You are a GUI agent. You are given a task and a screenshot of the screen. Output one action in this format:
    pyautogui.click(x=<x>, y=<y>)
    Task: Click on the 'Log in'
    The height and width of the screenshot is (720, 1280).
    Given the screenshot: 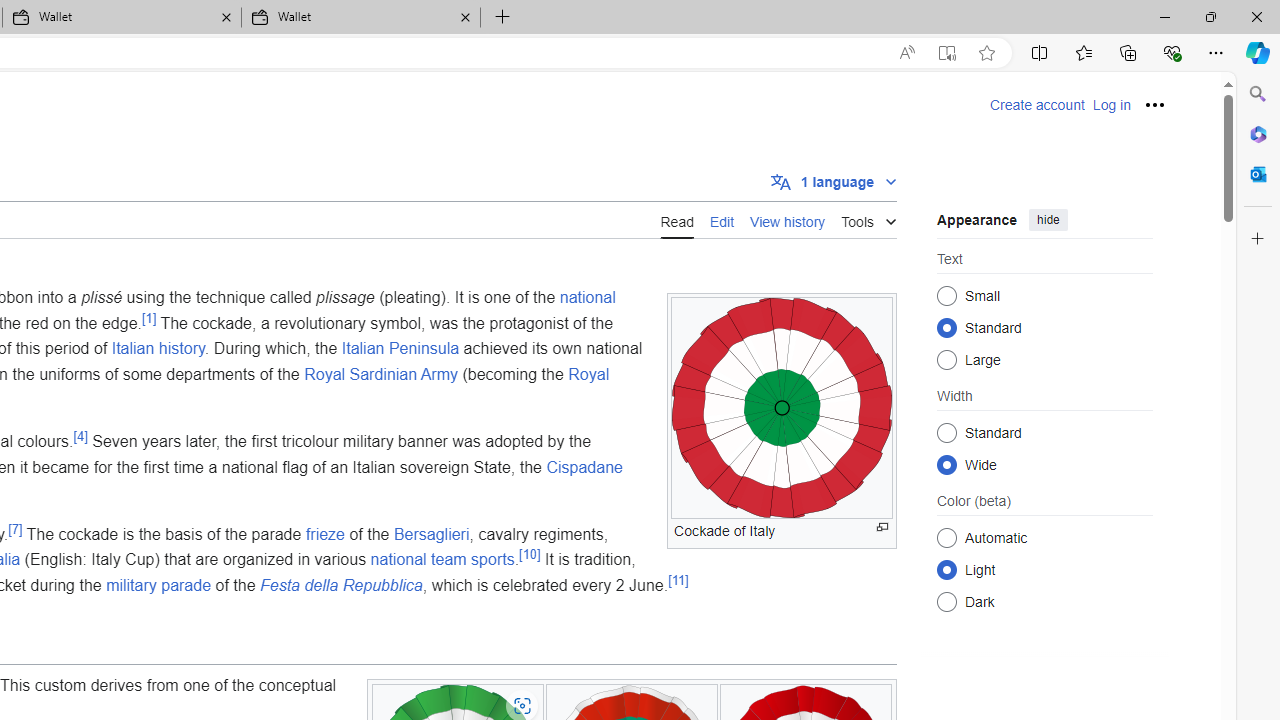 What is the action you would take?
    pyautogui.click(x=1110, y=105)
    